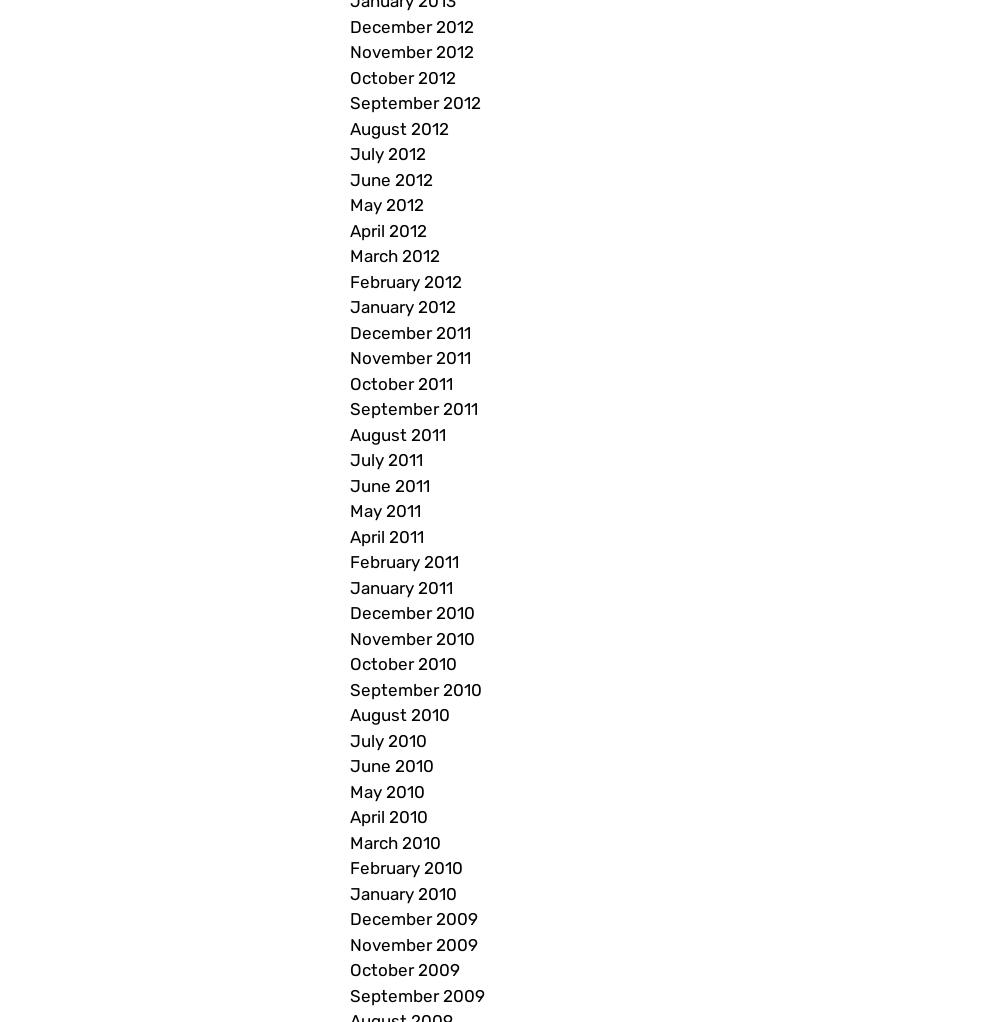  I want to click on 'November 2009', so click(349, 944).